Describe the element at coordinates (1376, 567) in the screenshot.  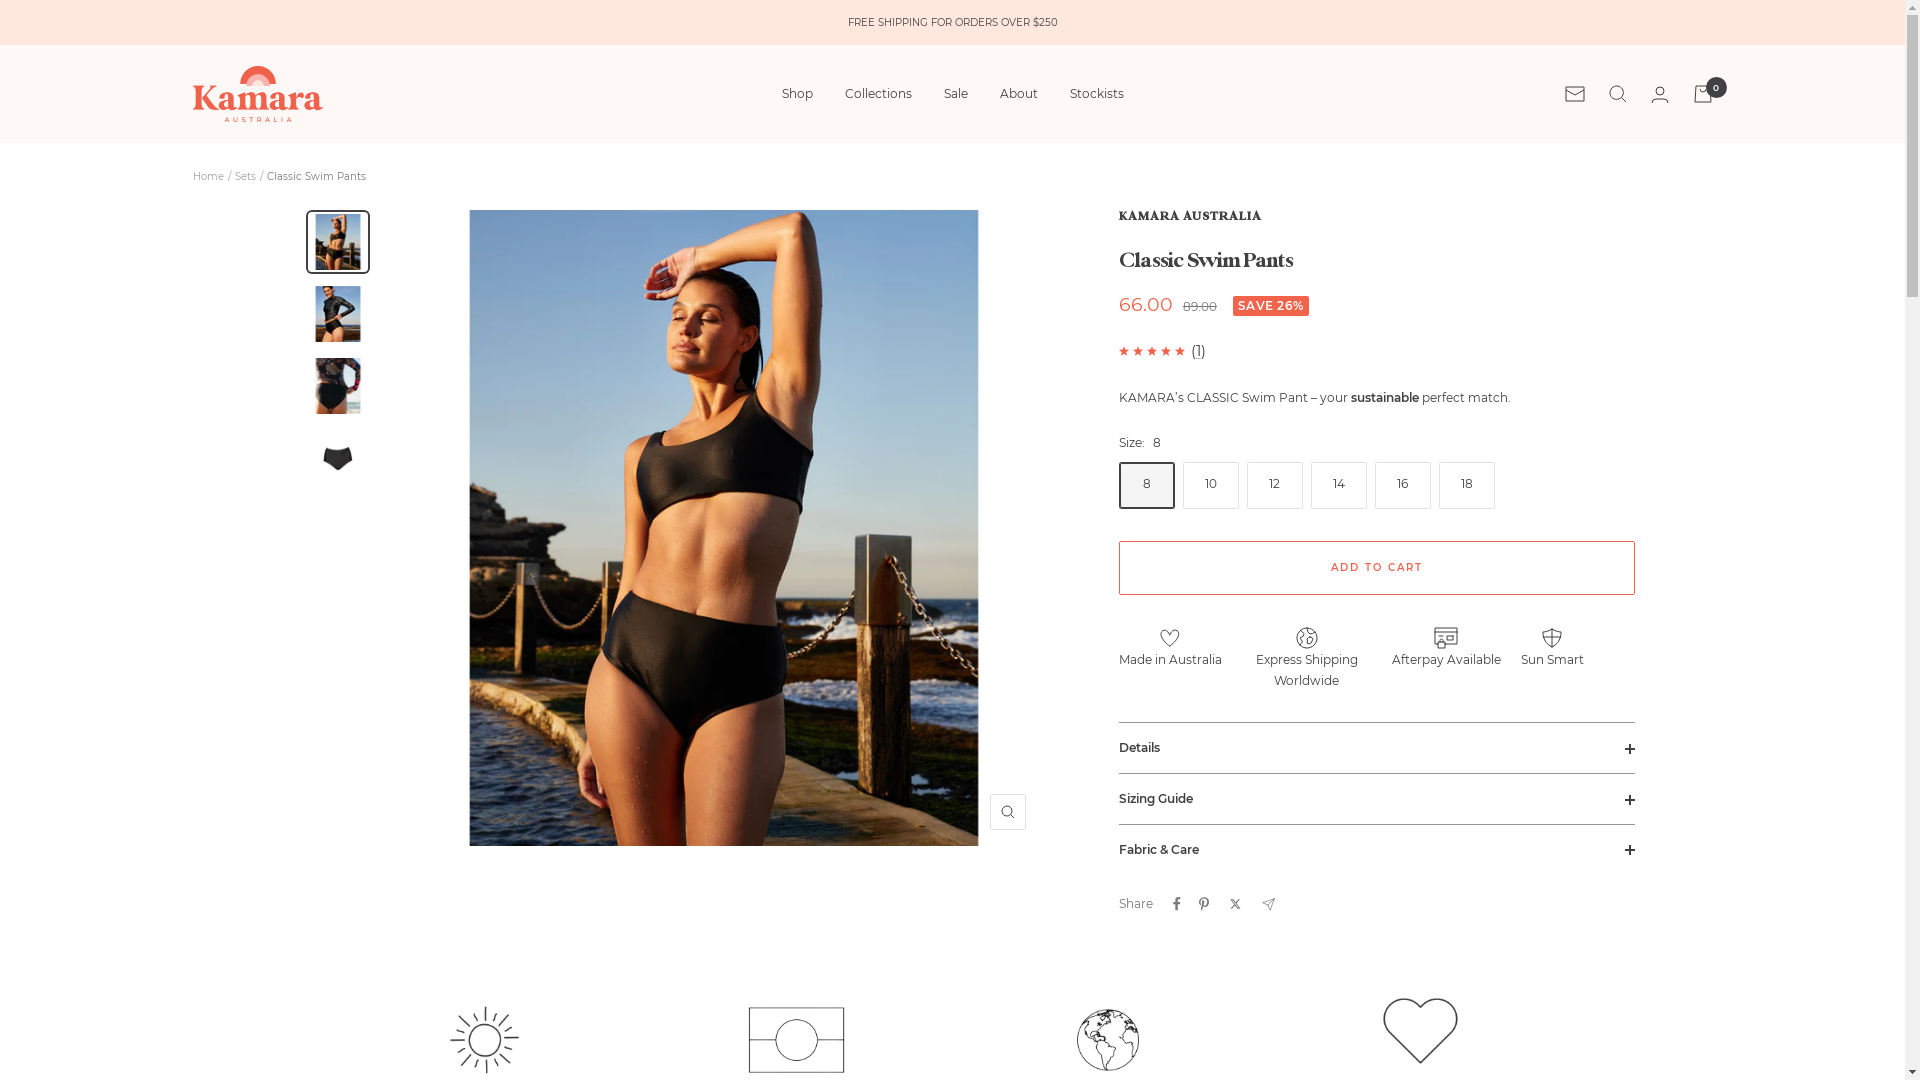
I see `'ADD TO CART'` at that location.